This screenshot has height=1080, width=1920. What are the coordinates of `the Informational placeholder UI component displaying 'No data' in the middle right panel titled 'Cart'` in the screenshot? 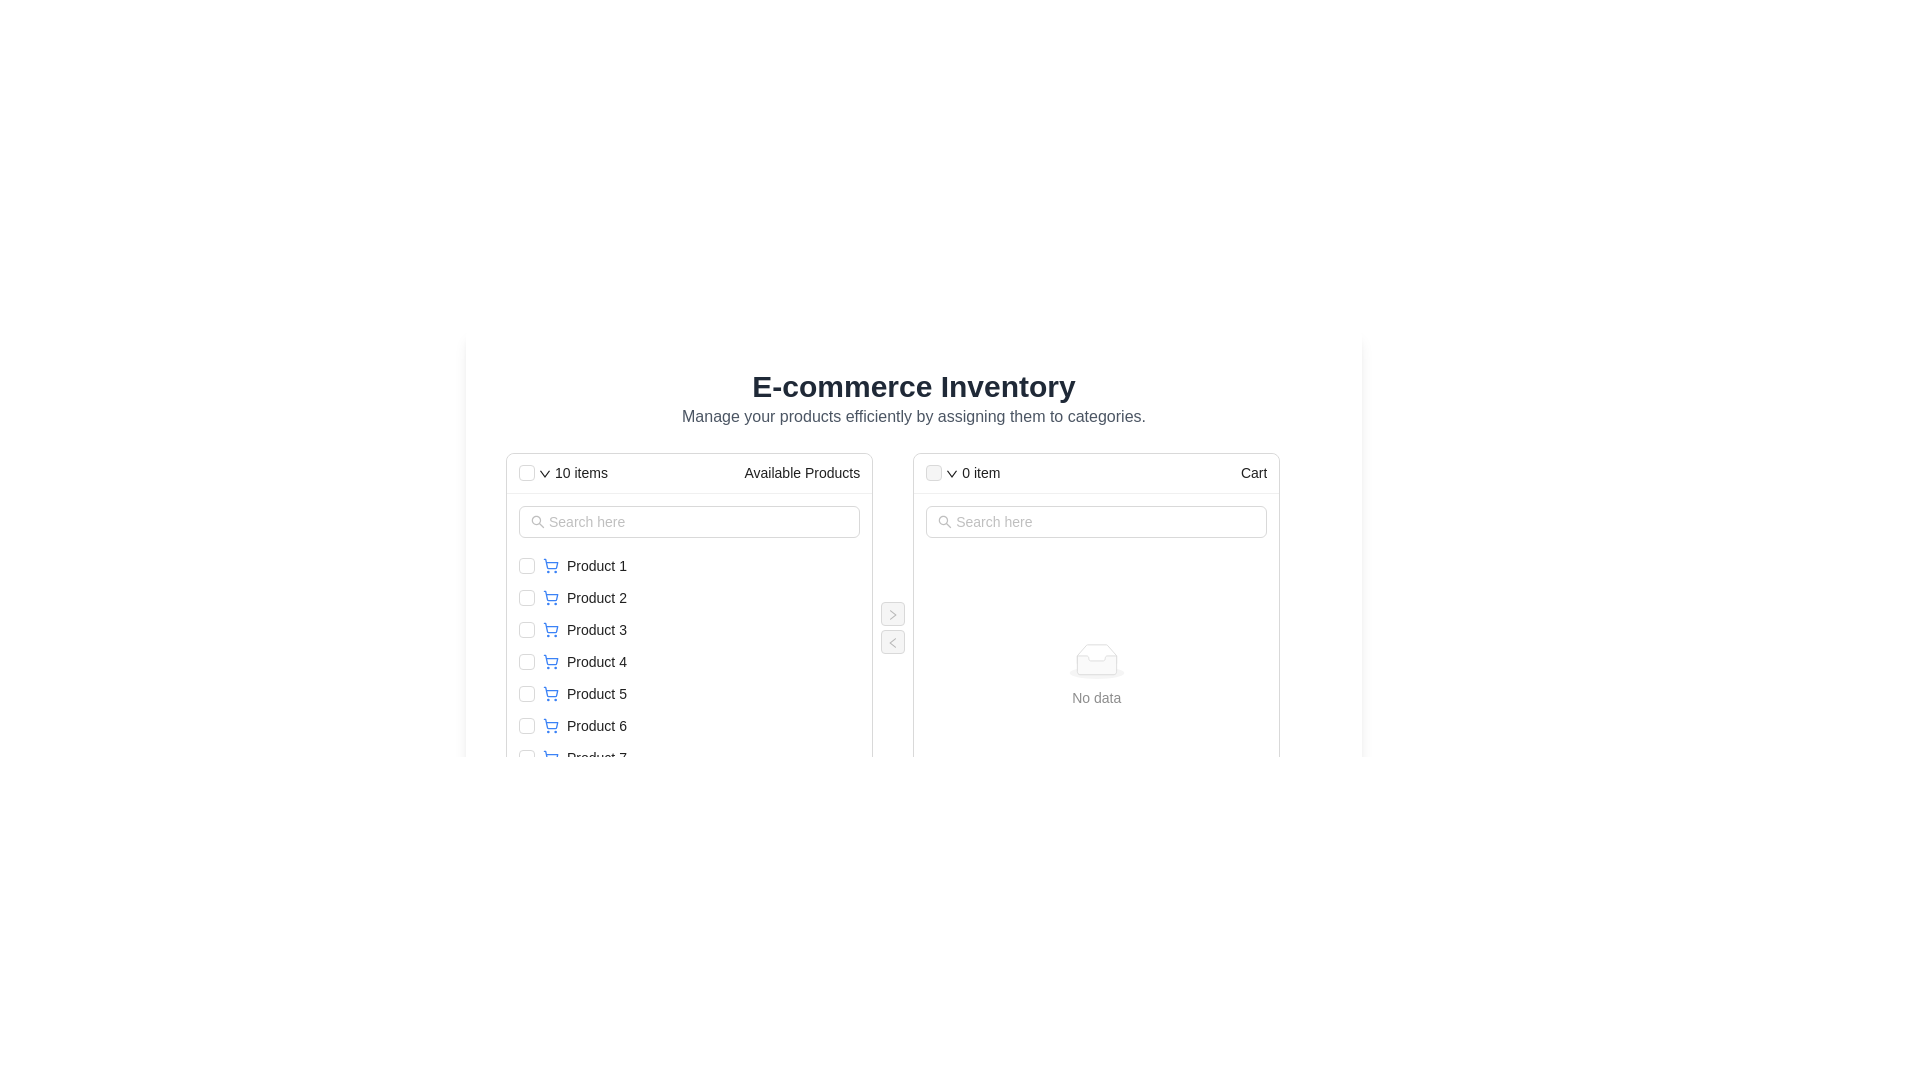 It's located at (1095, 675).